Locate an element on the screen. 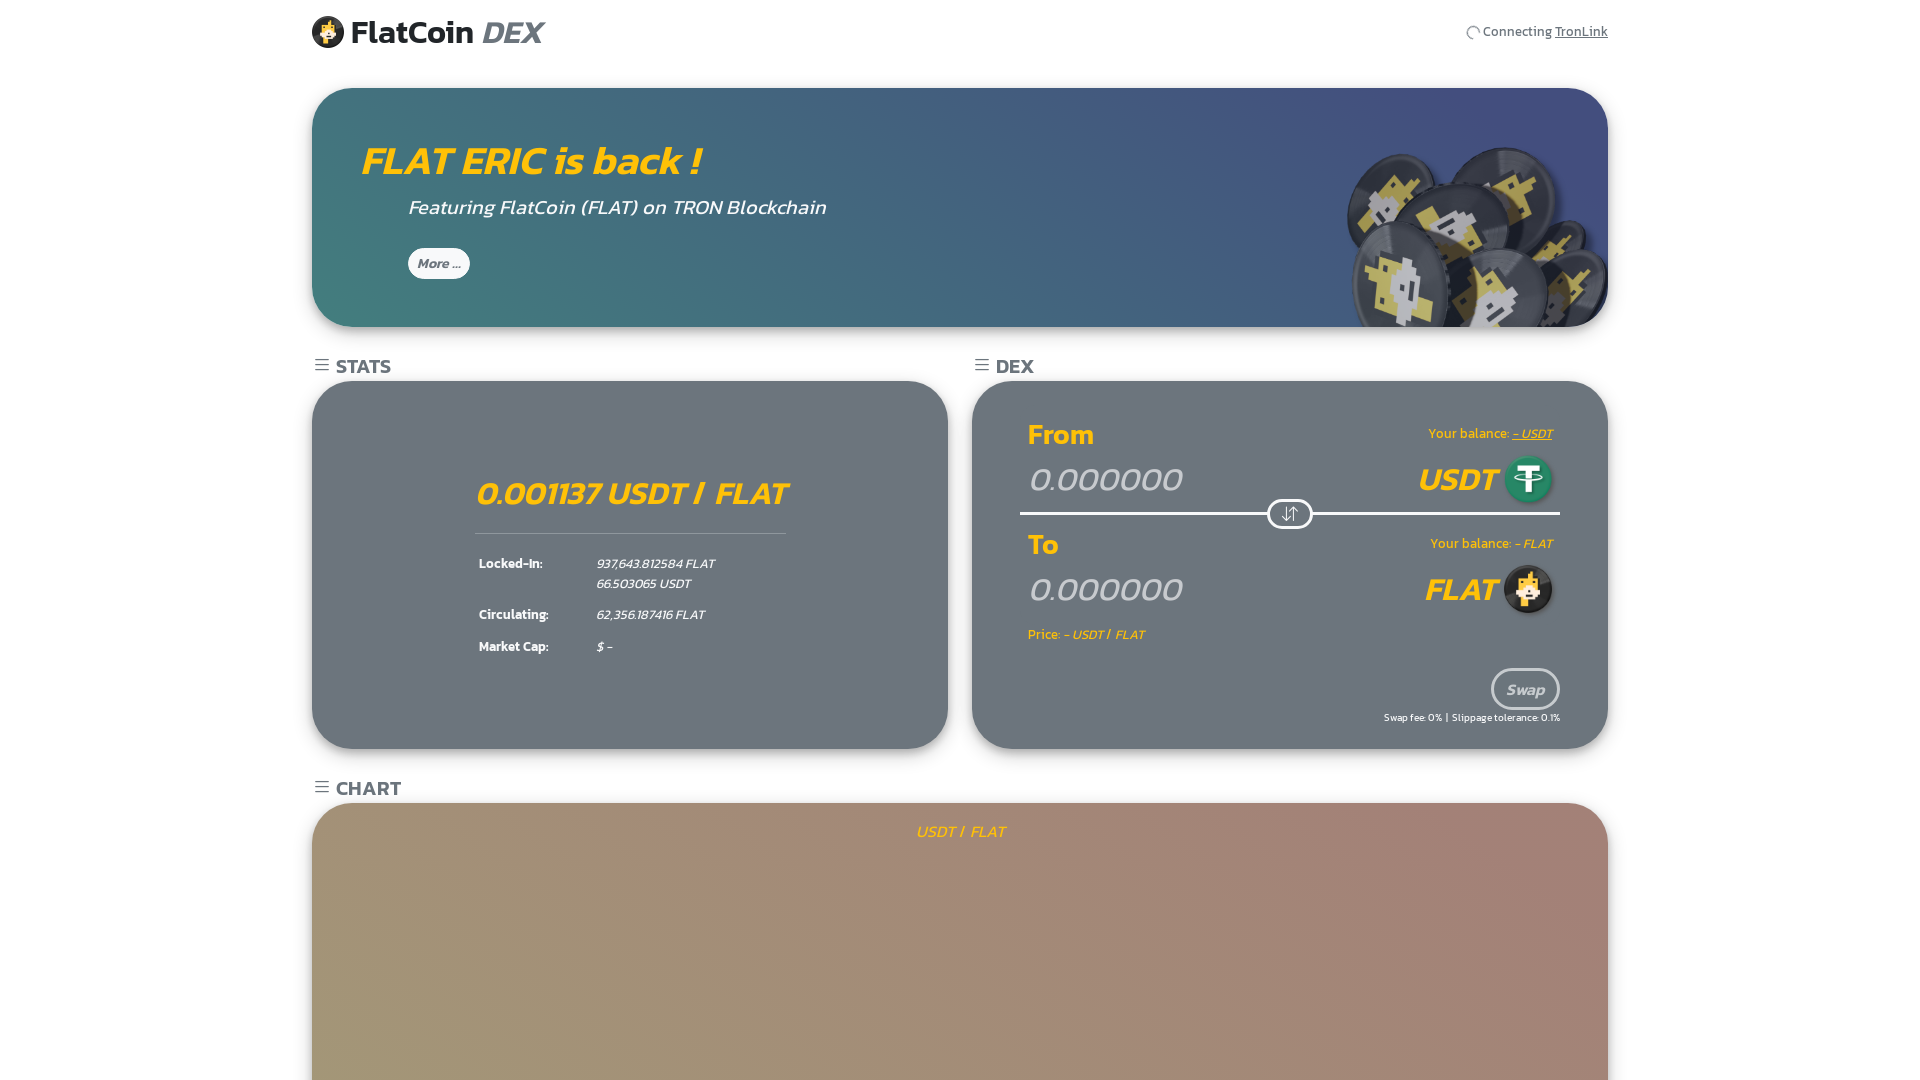 The height and width of the screenshot is (1080, 1920). 'Swap' is located at coordinates (1524, 688).